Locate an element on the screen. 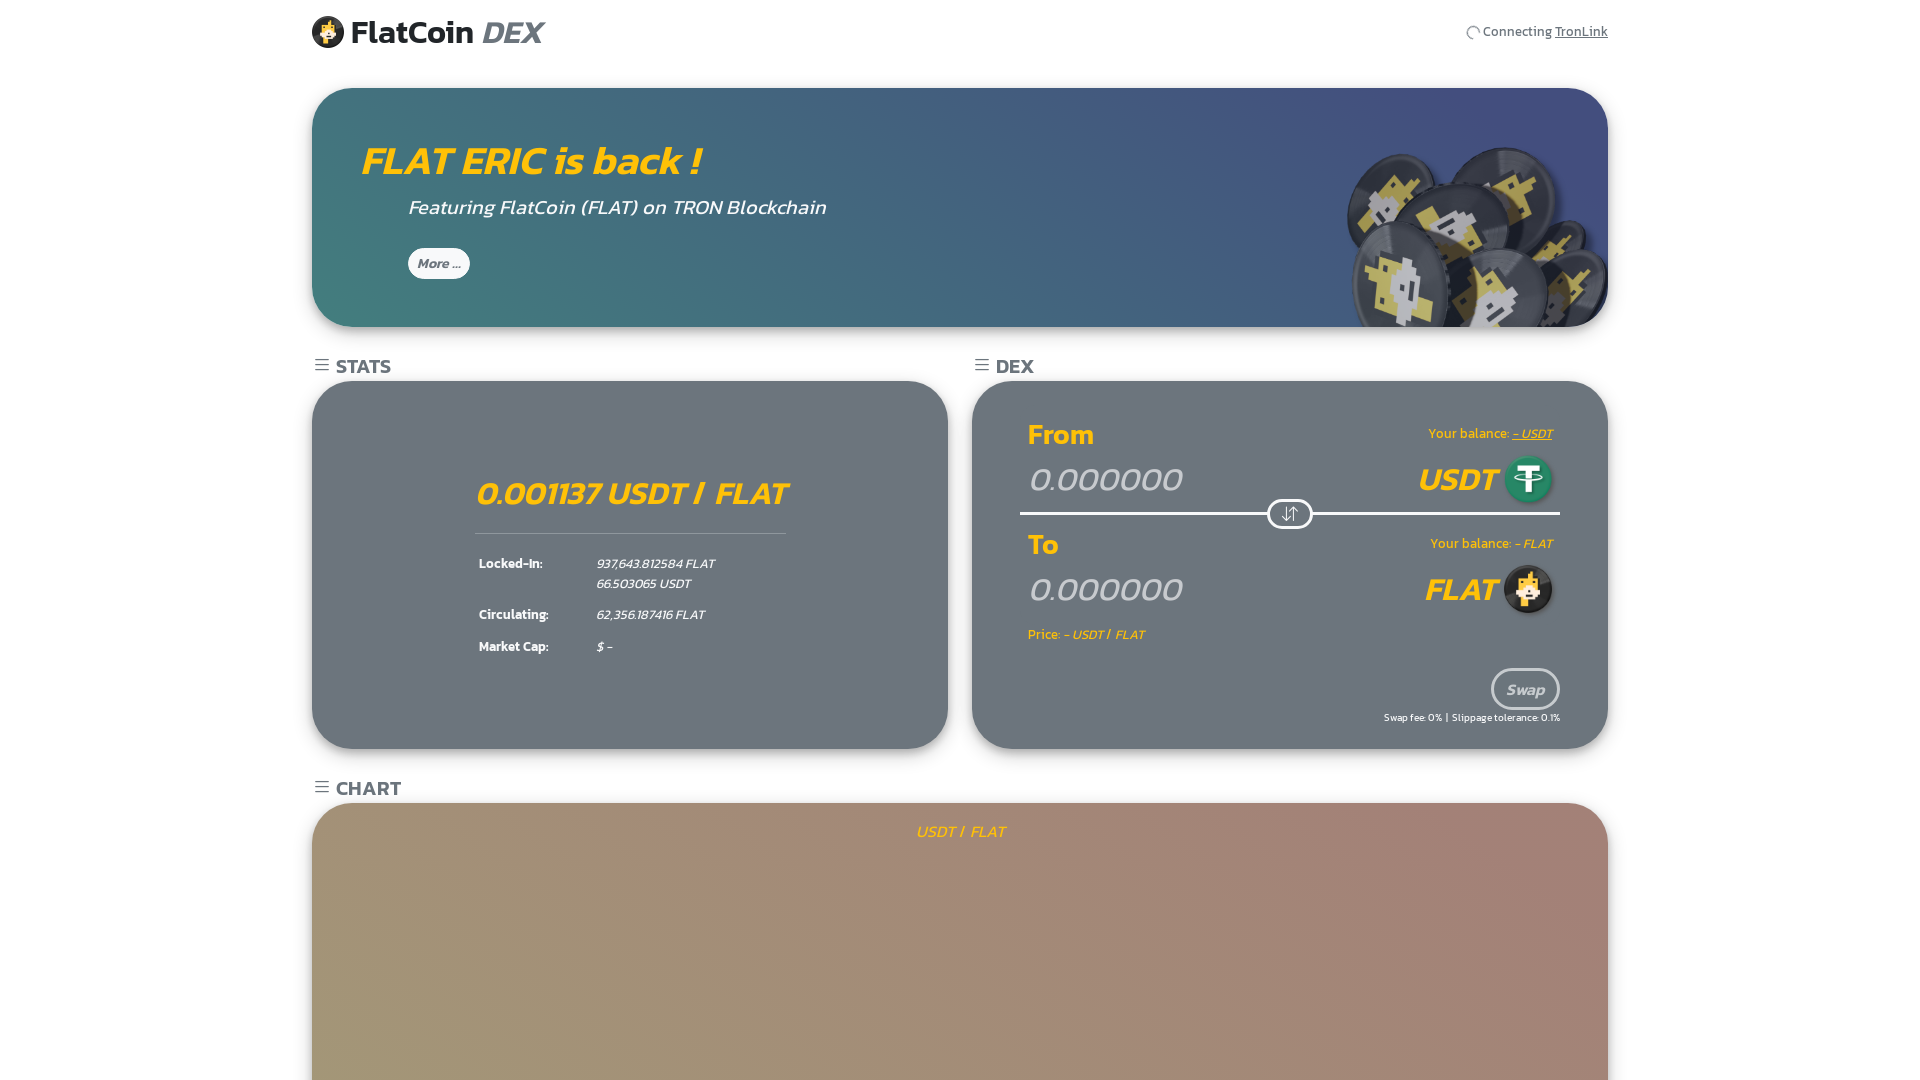 The height and width of the screenshot is (1080, 1920). 'Swap' is located at coordinates (1524, 688).